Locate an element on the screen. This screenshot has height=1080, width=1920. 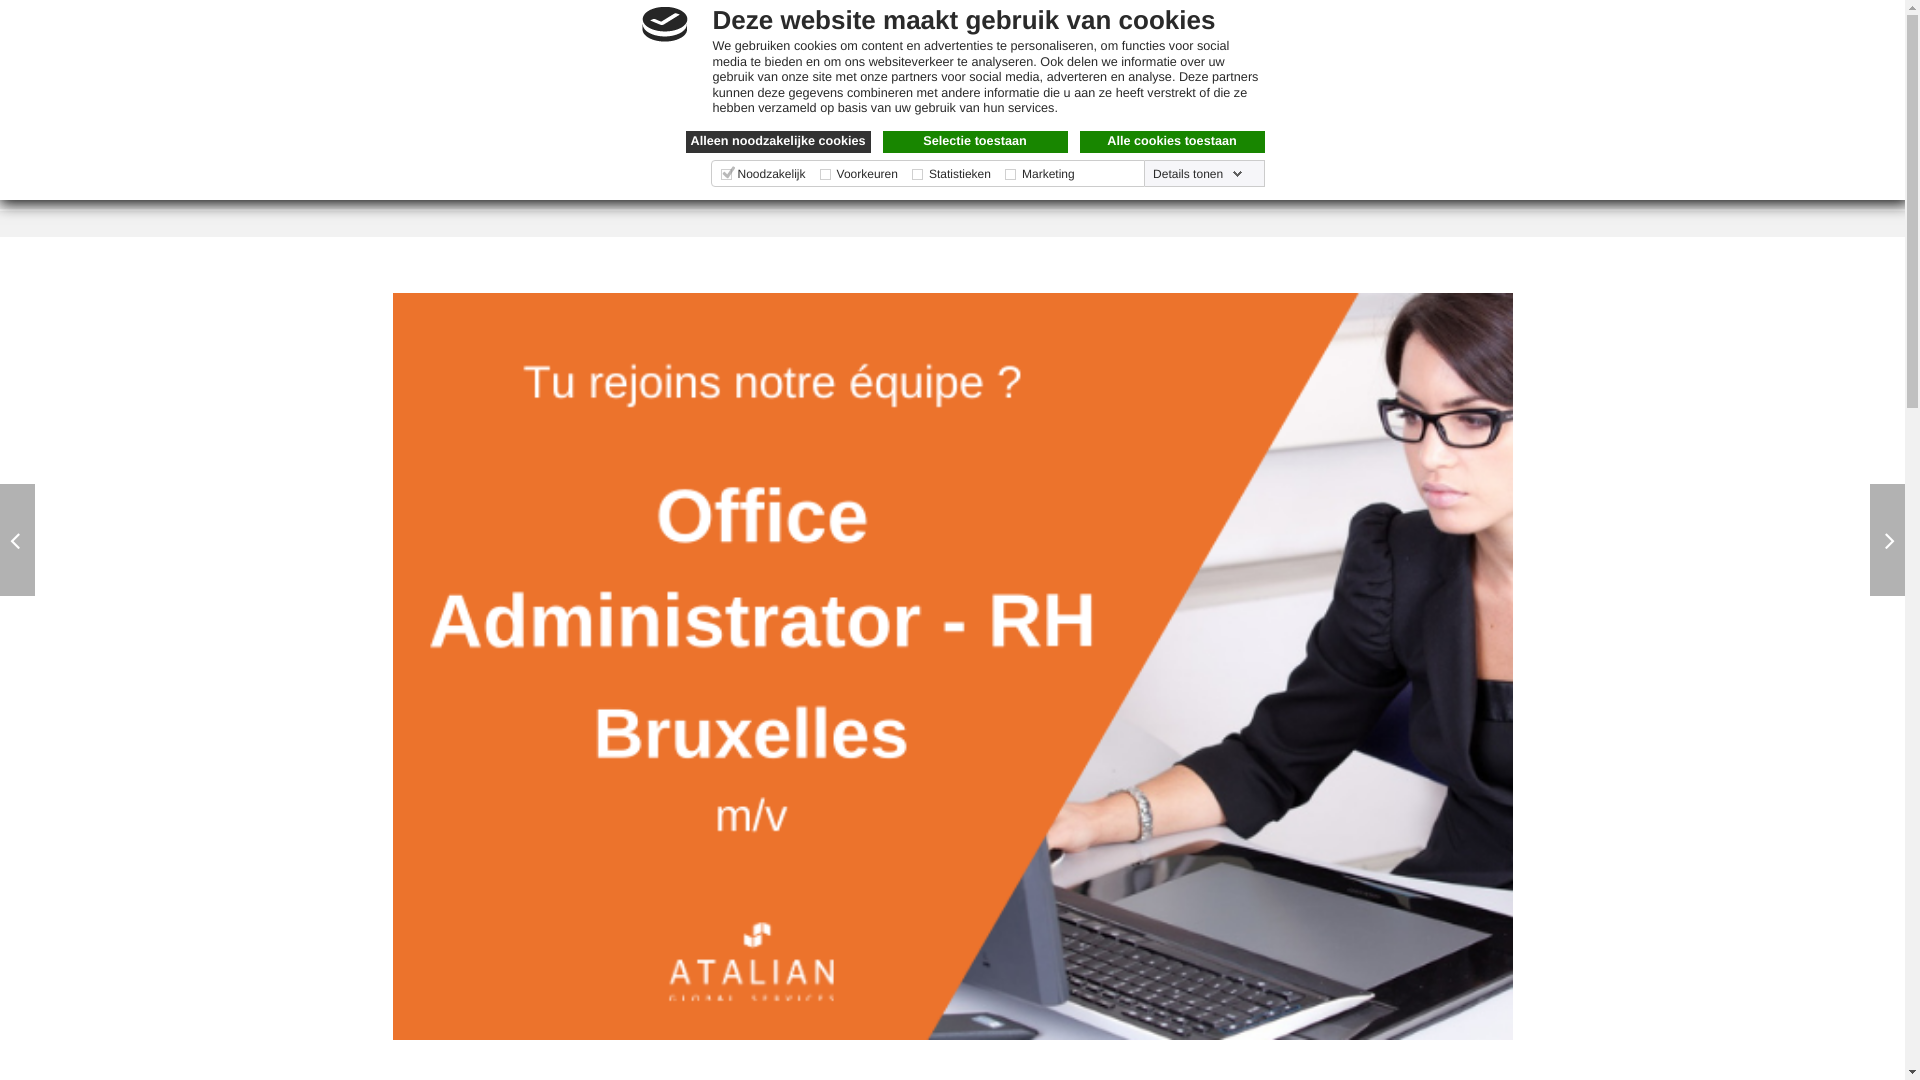
'OVER ONS' is located at coordinates (725, 148).